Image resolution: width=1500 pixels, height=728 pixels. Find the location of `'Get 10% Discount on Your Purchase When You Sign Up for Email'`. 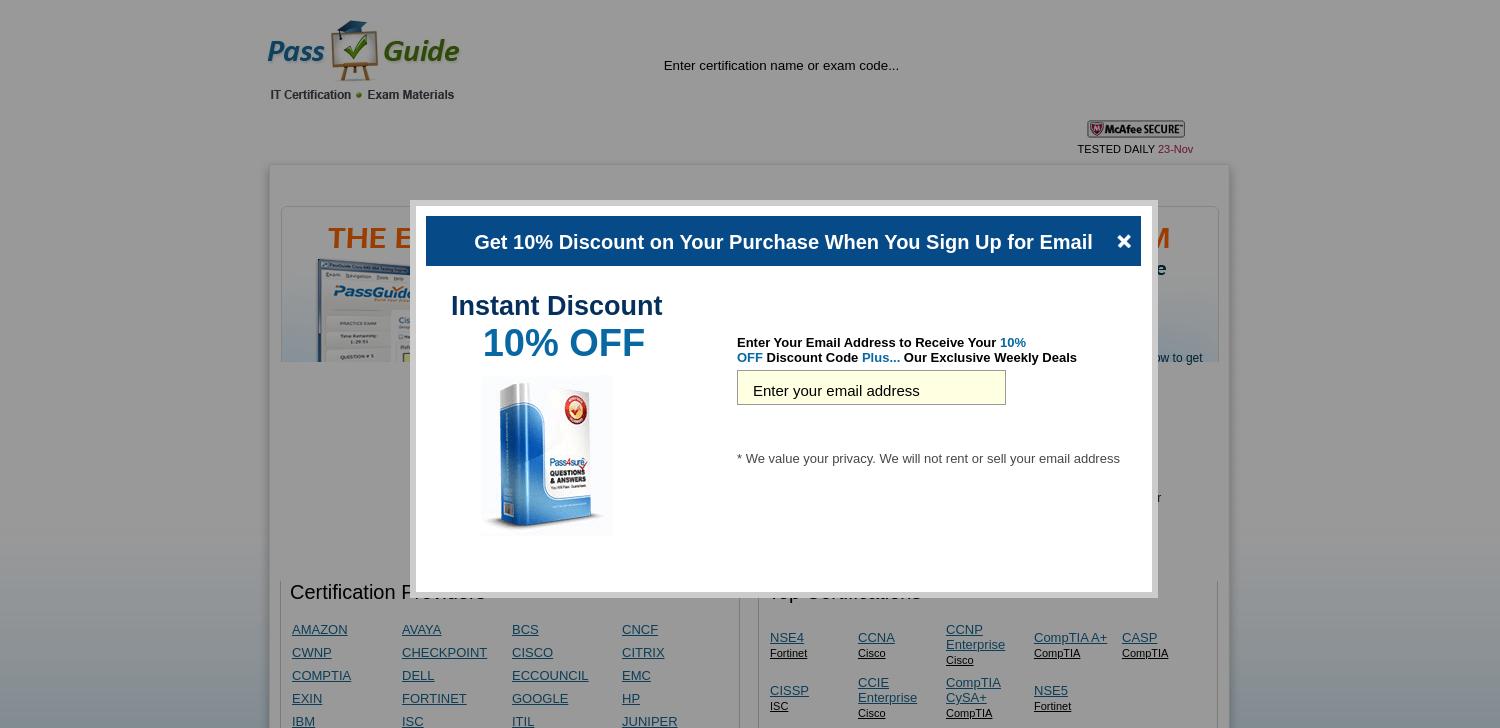

'Get 10% Discount on Your Purchase When You Sign Up for Email' is located at coordinates (473, 241).